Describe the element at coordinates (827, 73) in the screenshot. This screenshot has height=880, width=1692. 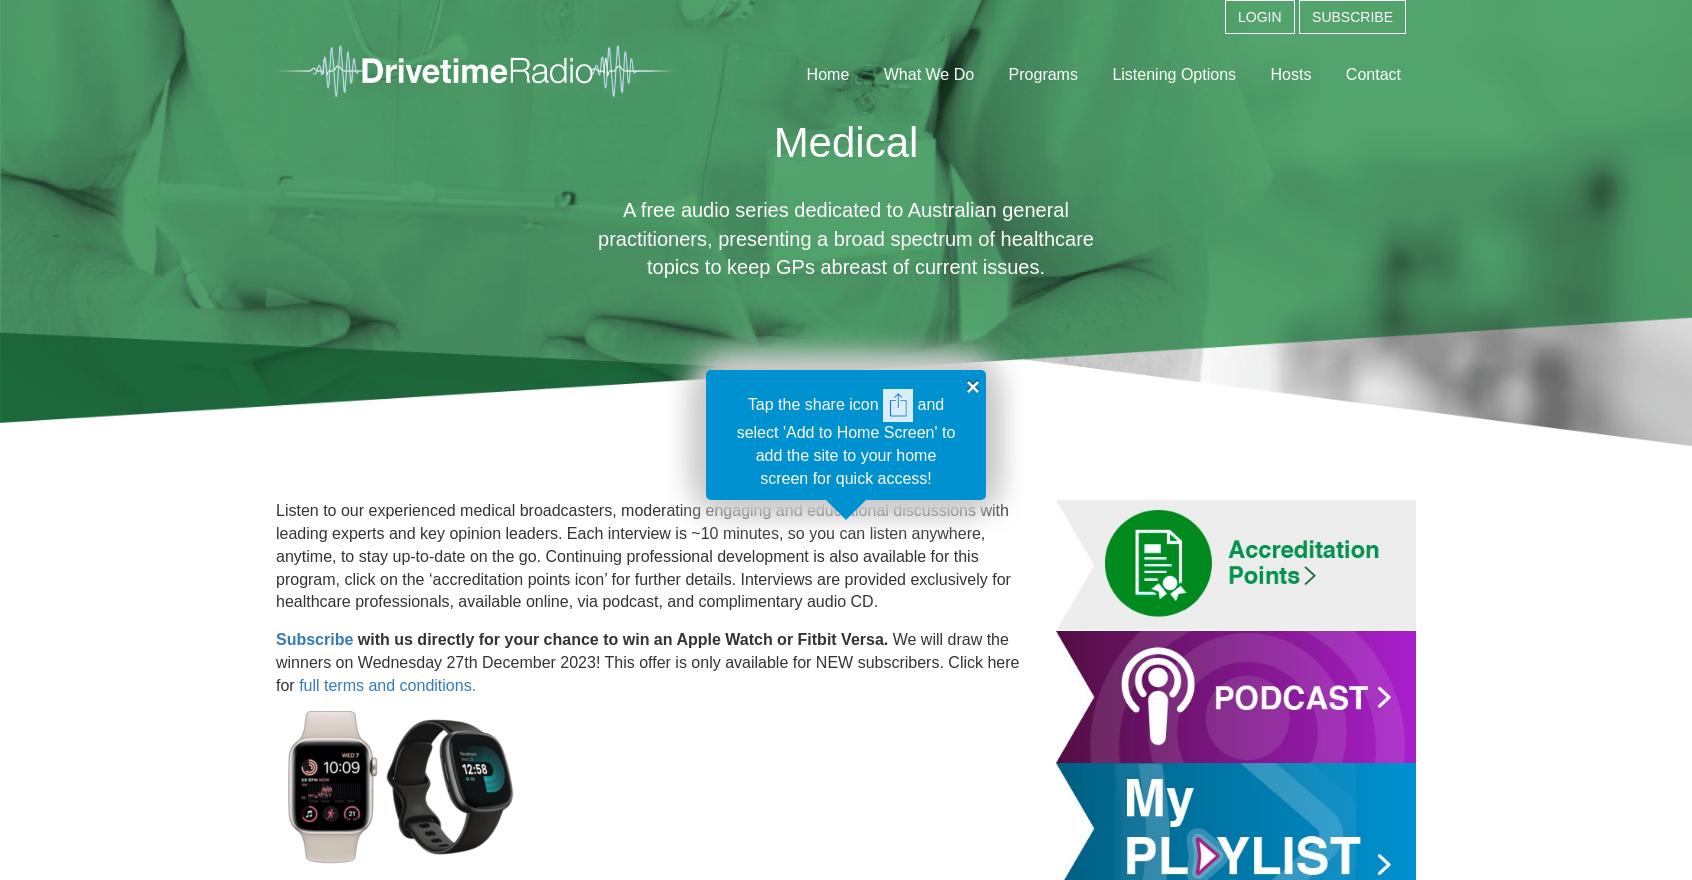
I see `'Home'` at that location.